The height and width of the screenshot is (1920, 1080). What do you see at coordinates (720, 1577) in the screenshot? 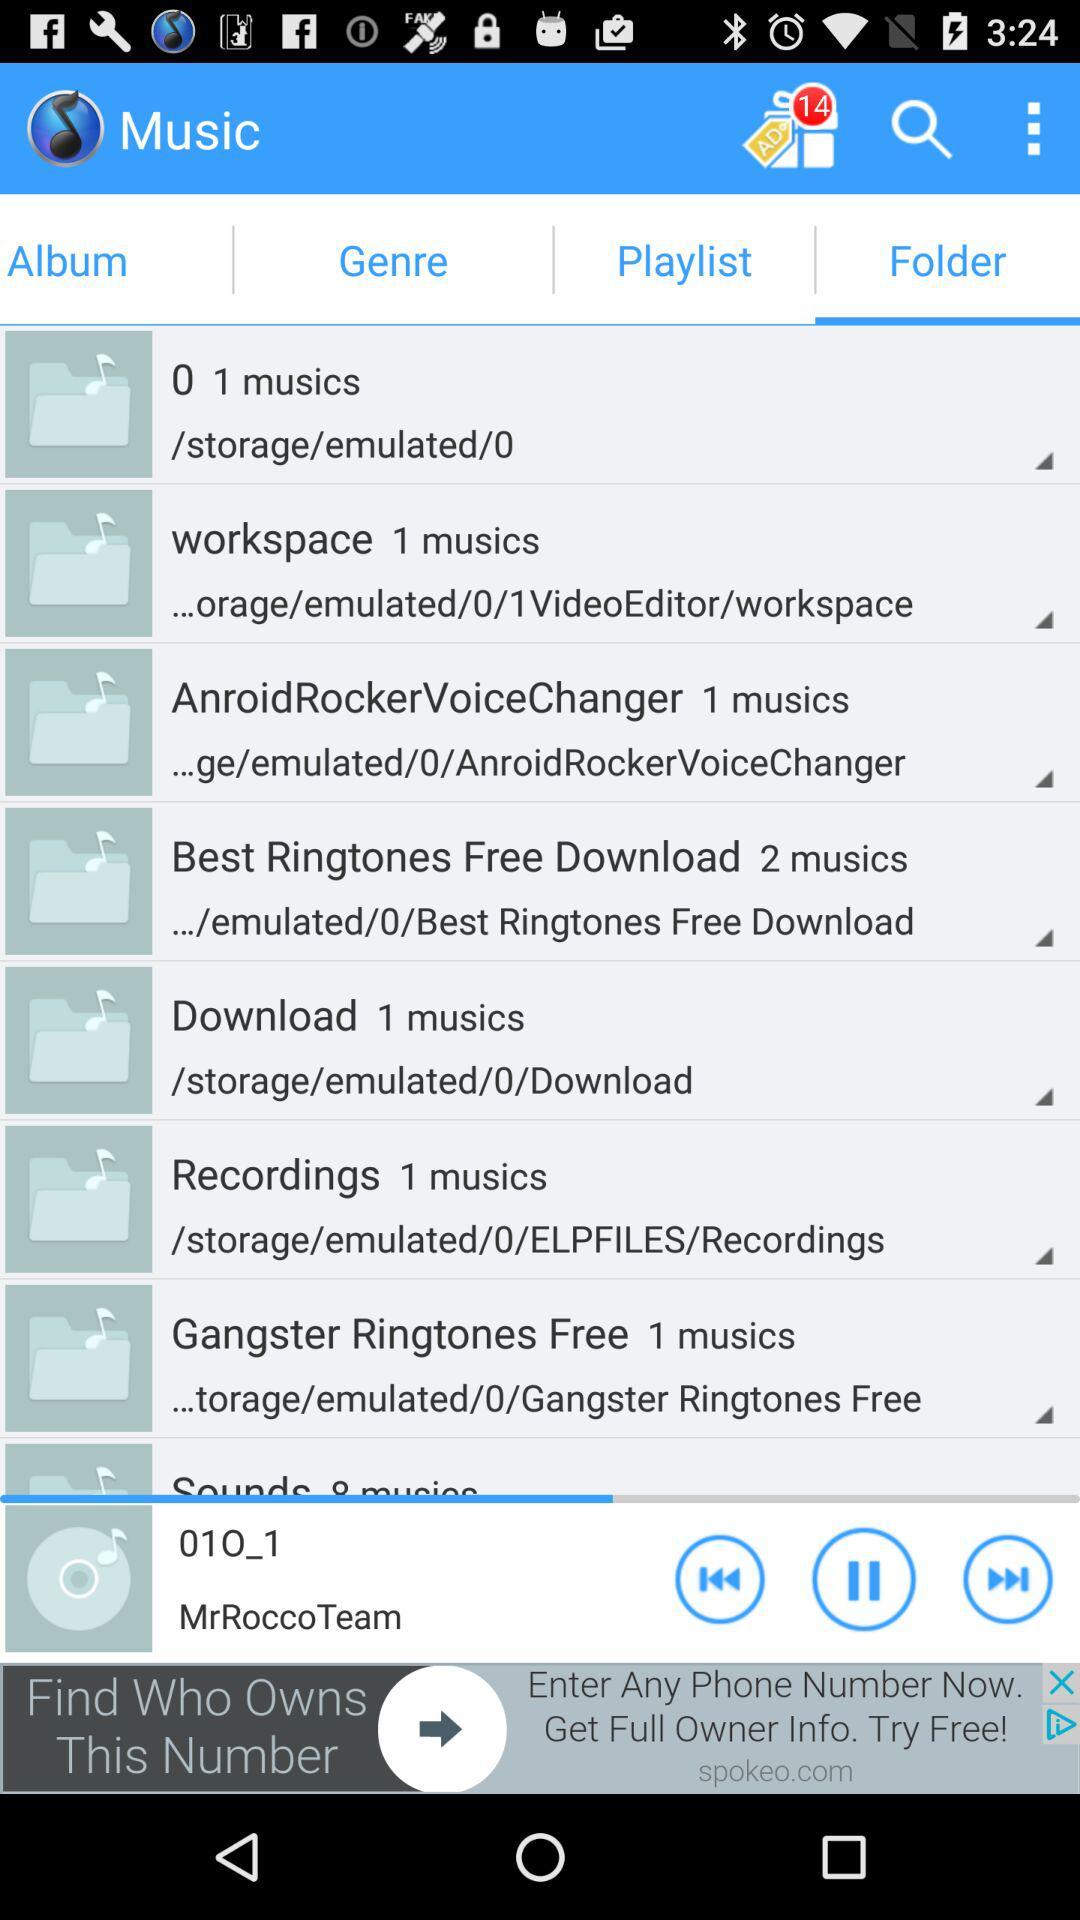
I see `next` at bounding box center [720, 1577].